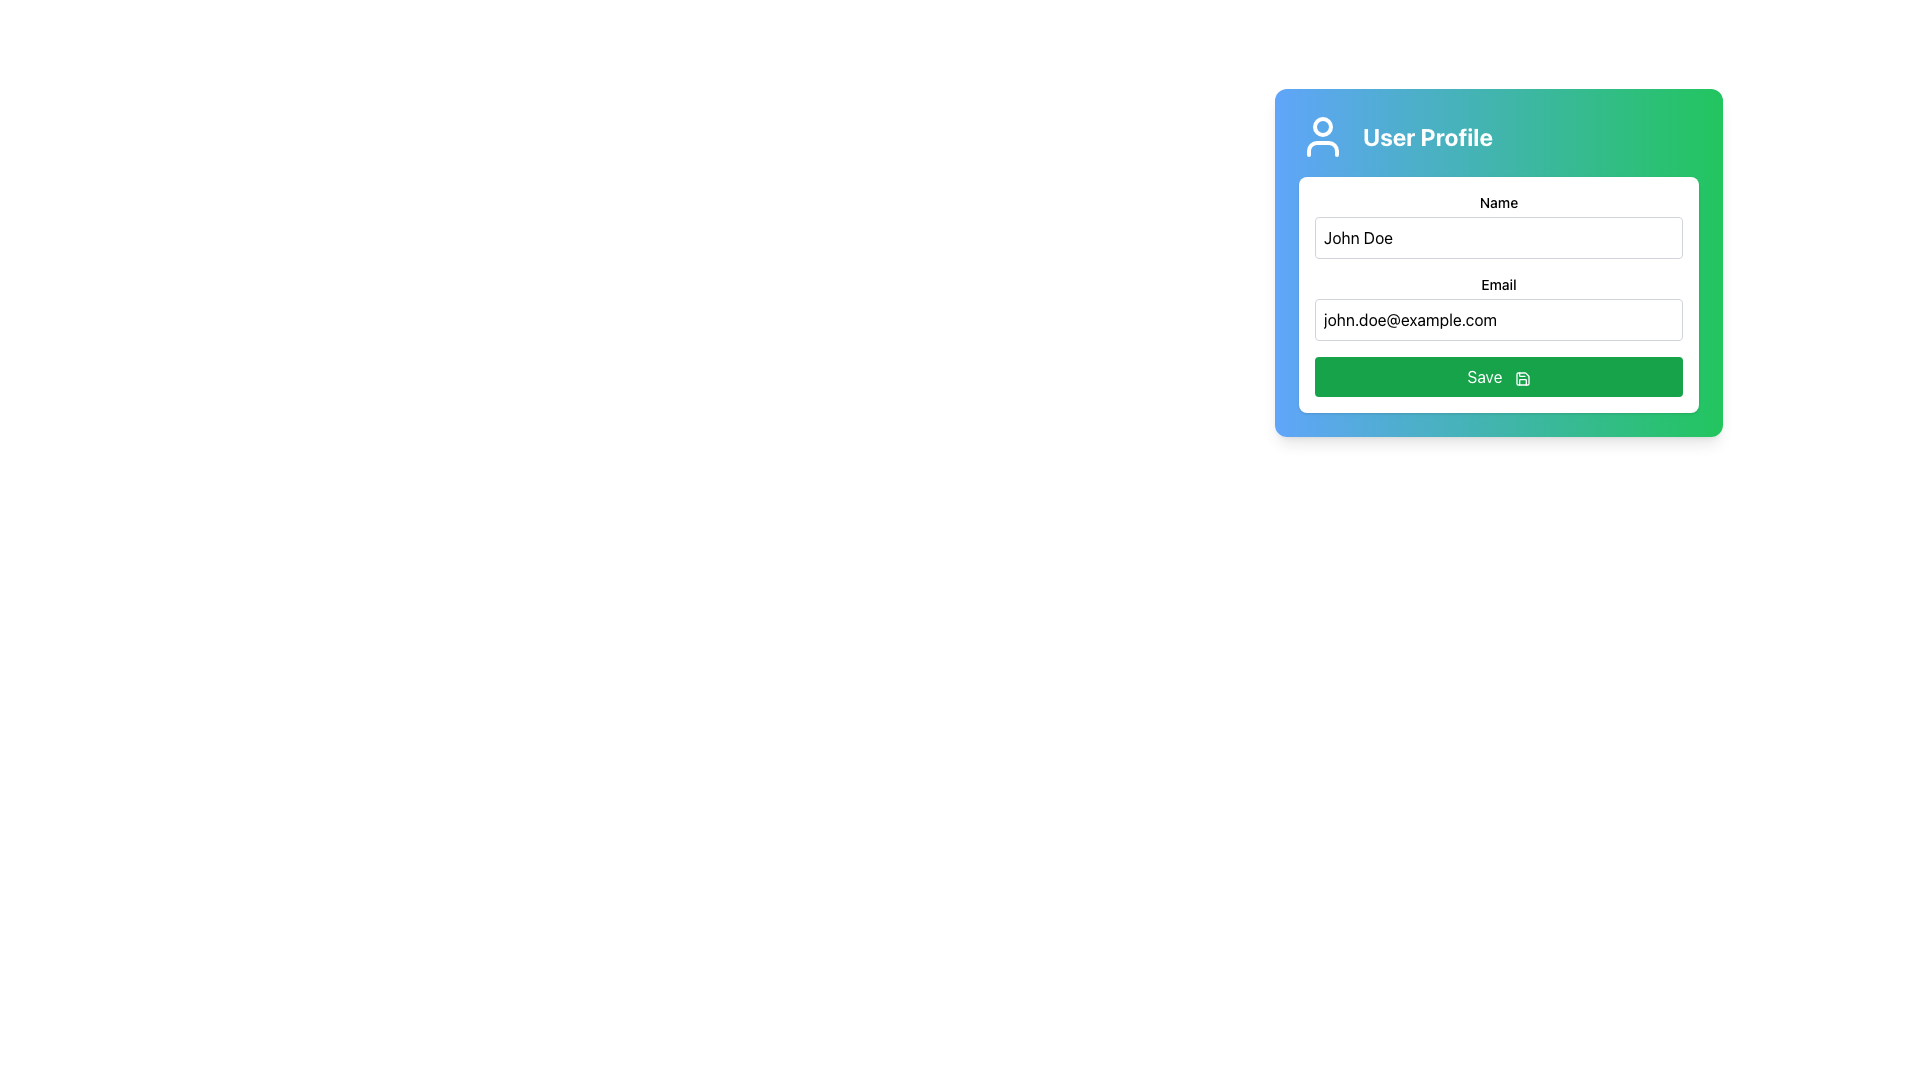 The width and height of the screenshot is (1920, 1080). What do you see at coordinates (1498, 261) in the screenshot?
I see `the email field of the User Profile Form` at bounding box center [1498, 261].